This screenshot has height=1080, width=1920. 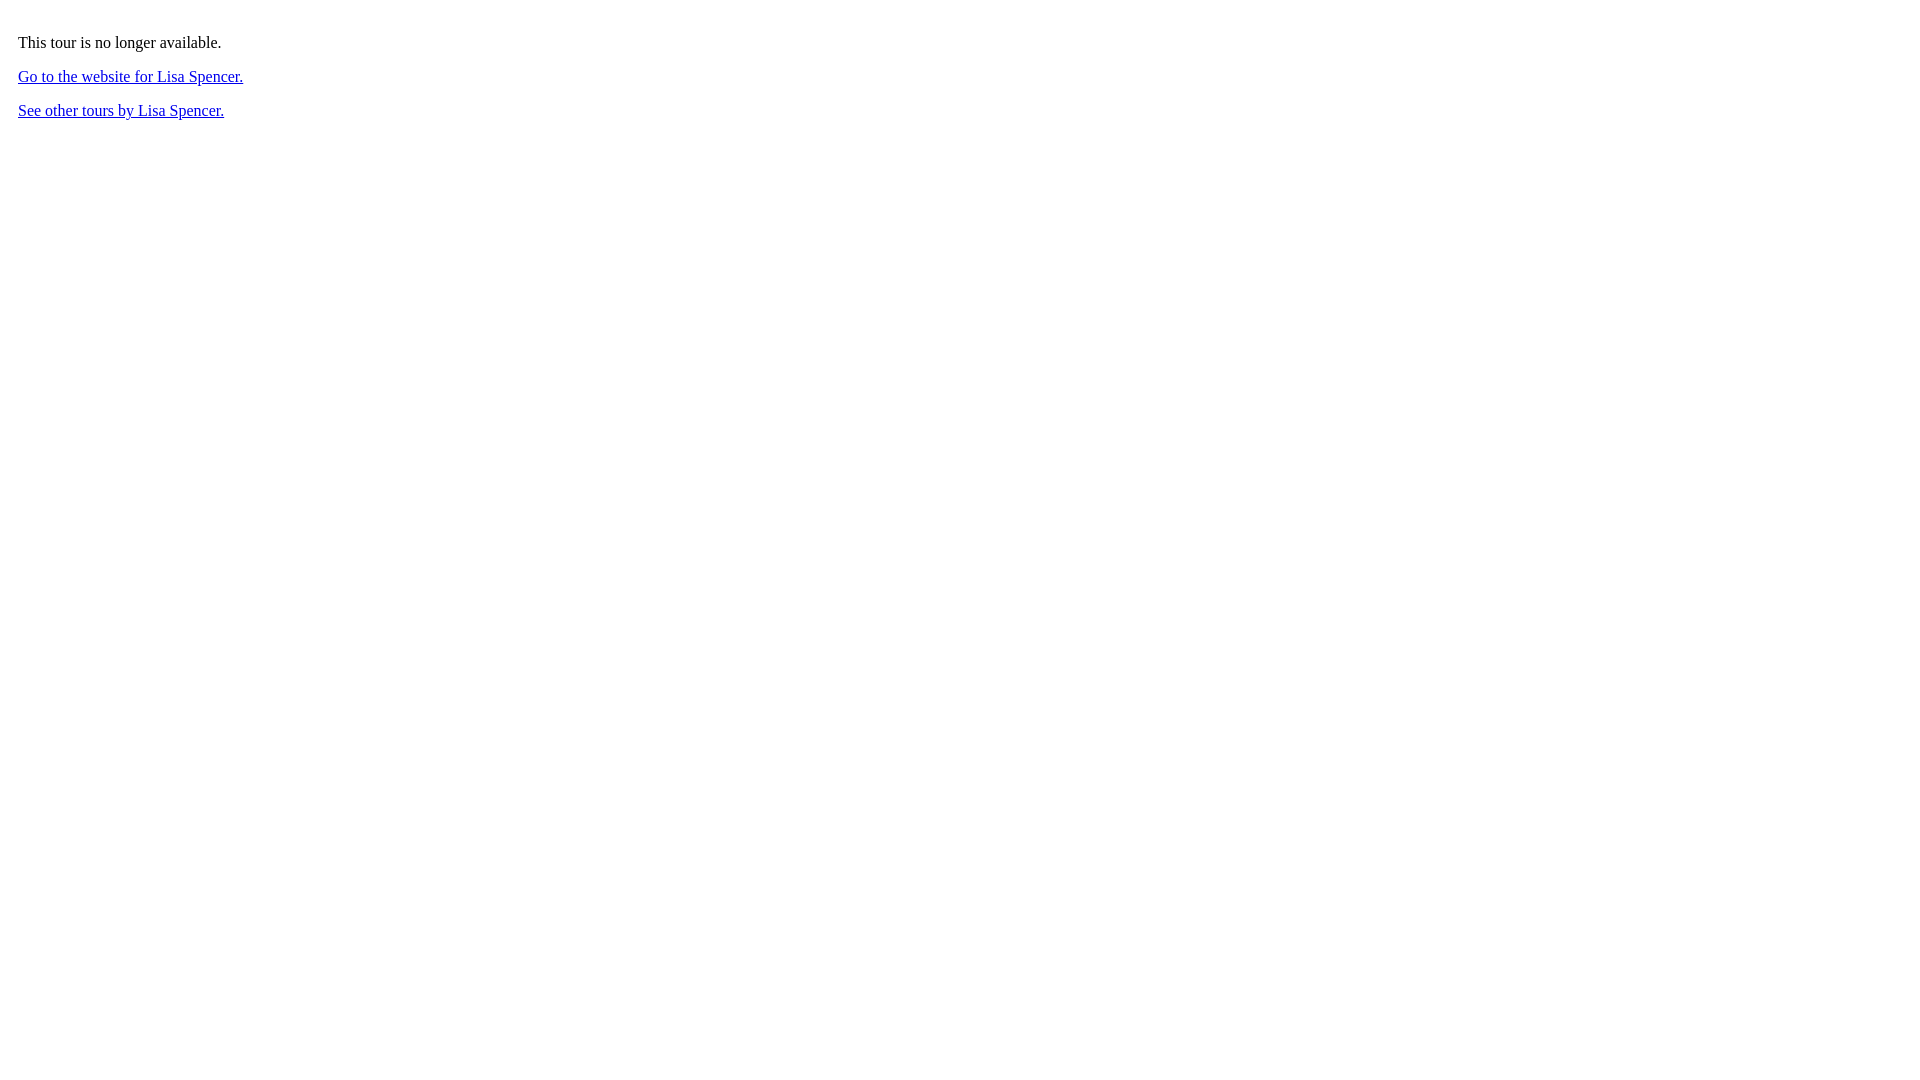 What do you see at coordinates (129, 75) in the screenshot?
I see `'Go to the website for Lisa Spencer.'` at bounding box center [129, 75].